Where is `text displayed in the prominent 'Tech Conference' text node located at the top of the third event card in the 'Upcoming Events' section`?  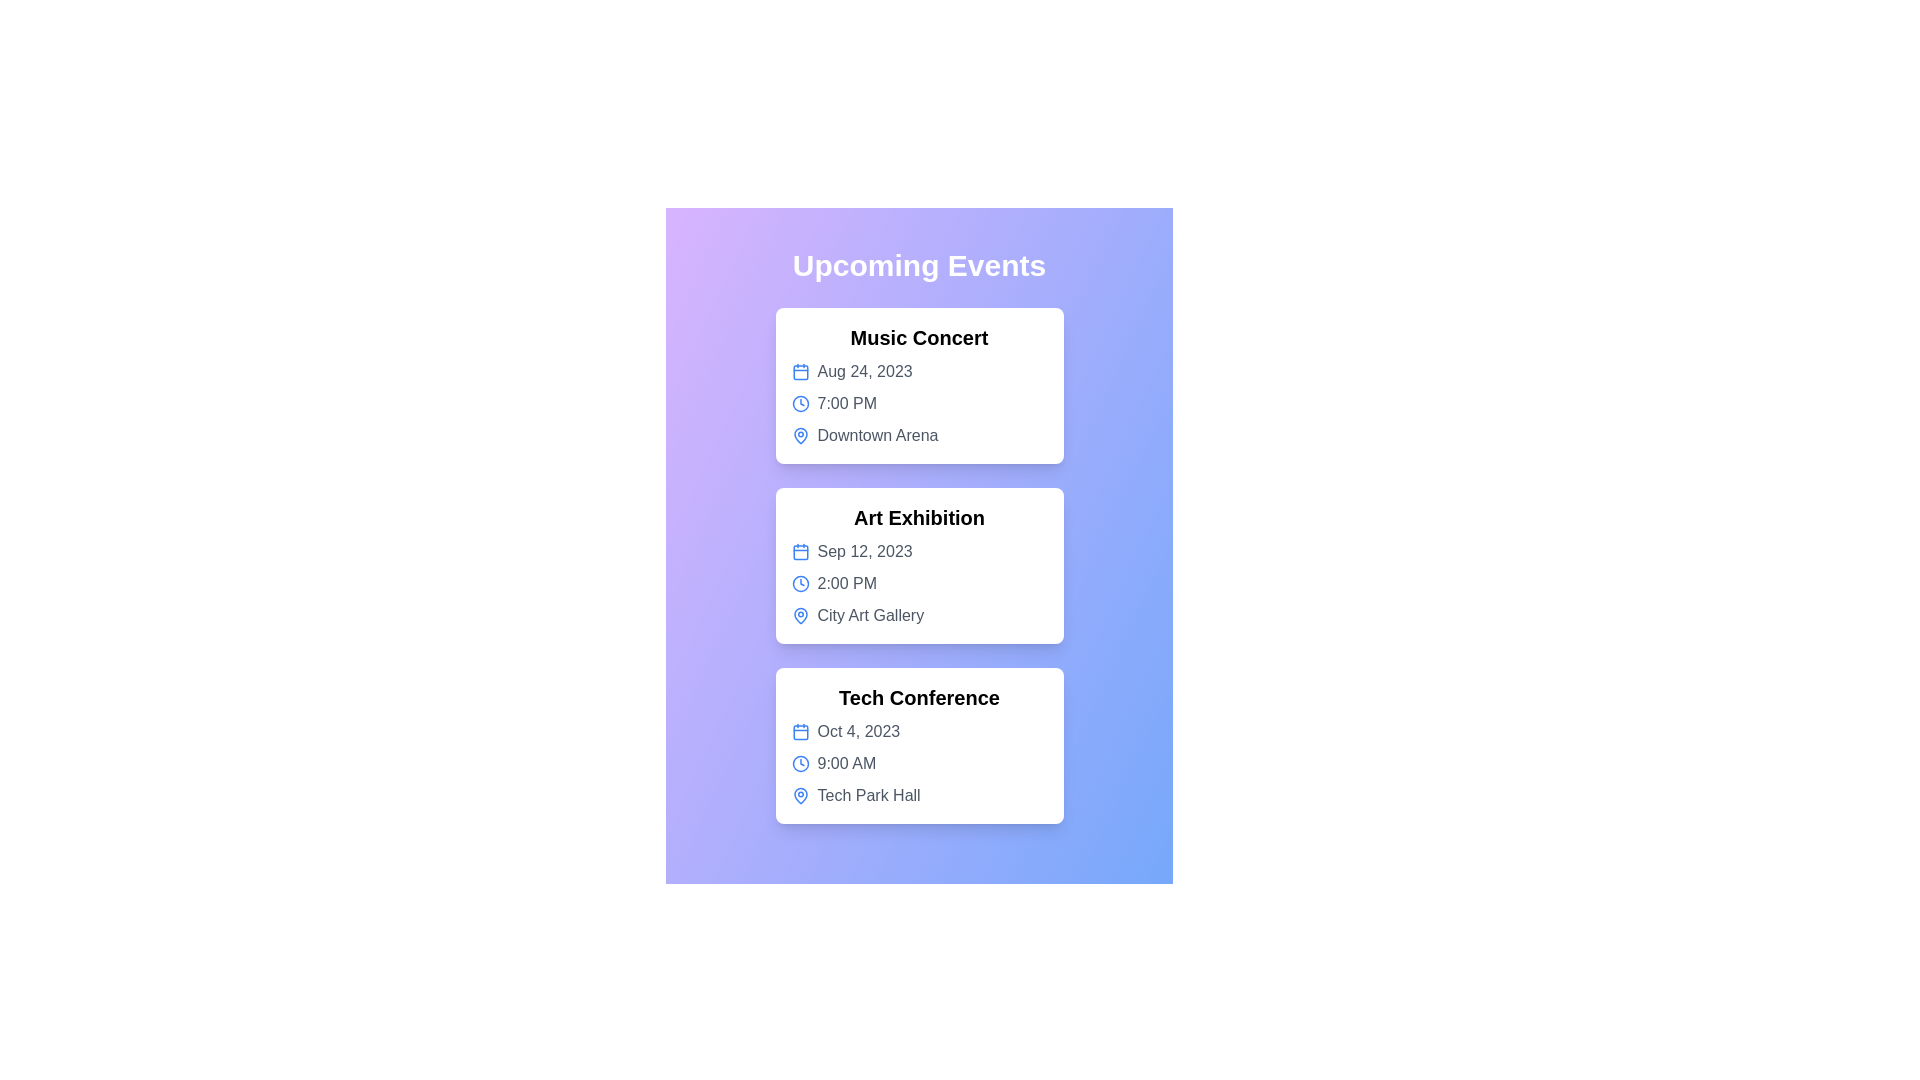
text displayed in the prominent 'Tech Conference' text node located at the top of the third event card in the 'Upcoming Events' section is located at coordinates (918, 697).